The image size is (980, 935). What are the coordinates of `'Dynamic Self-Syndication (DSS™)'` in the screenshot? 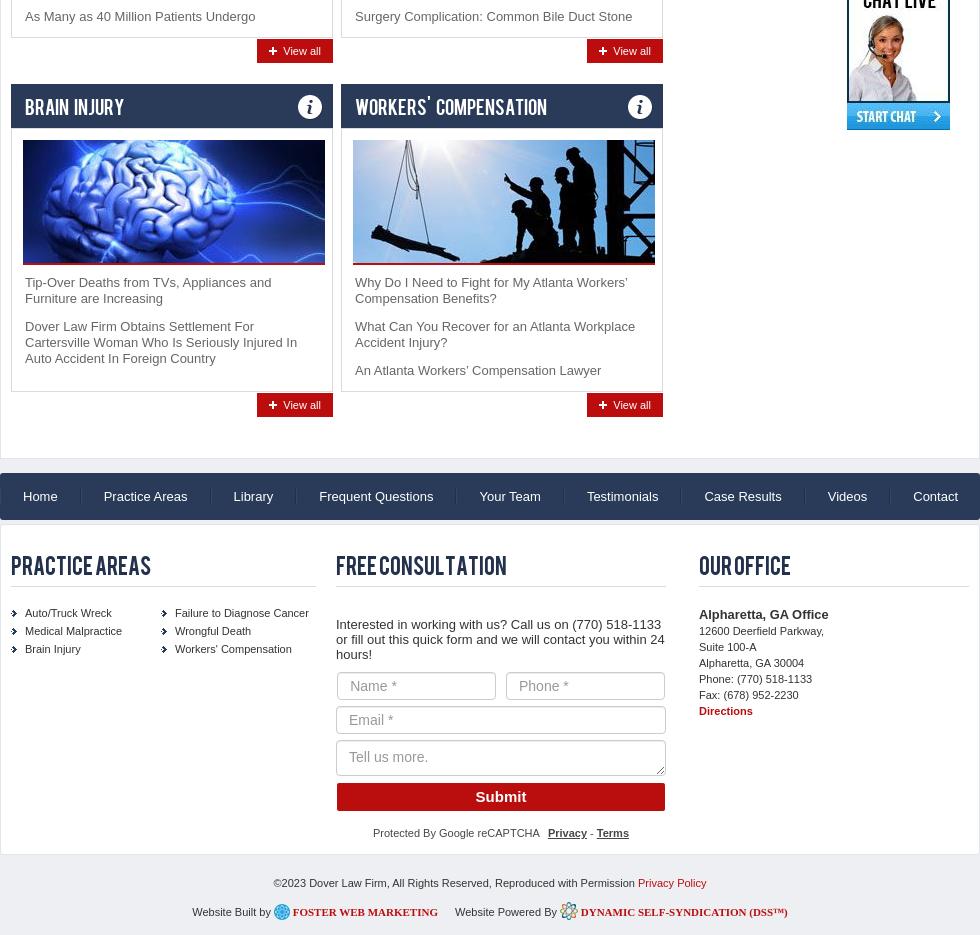 It's located at (682, 911).